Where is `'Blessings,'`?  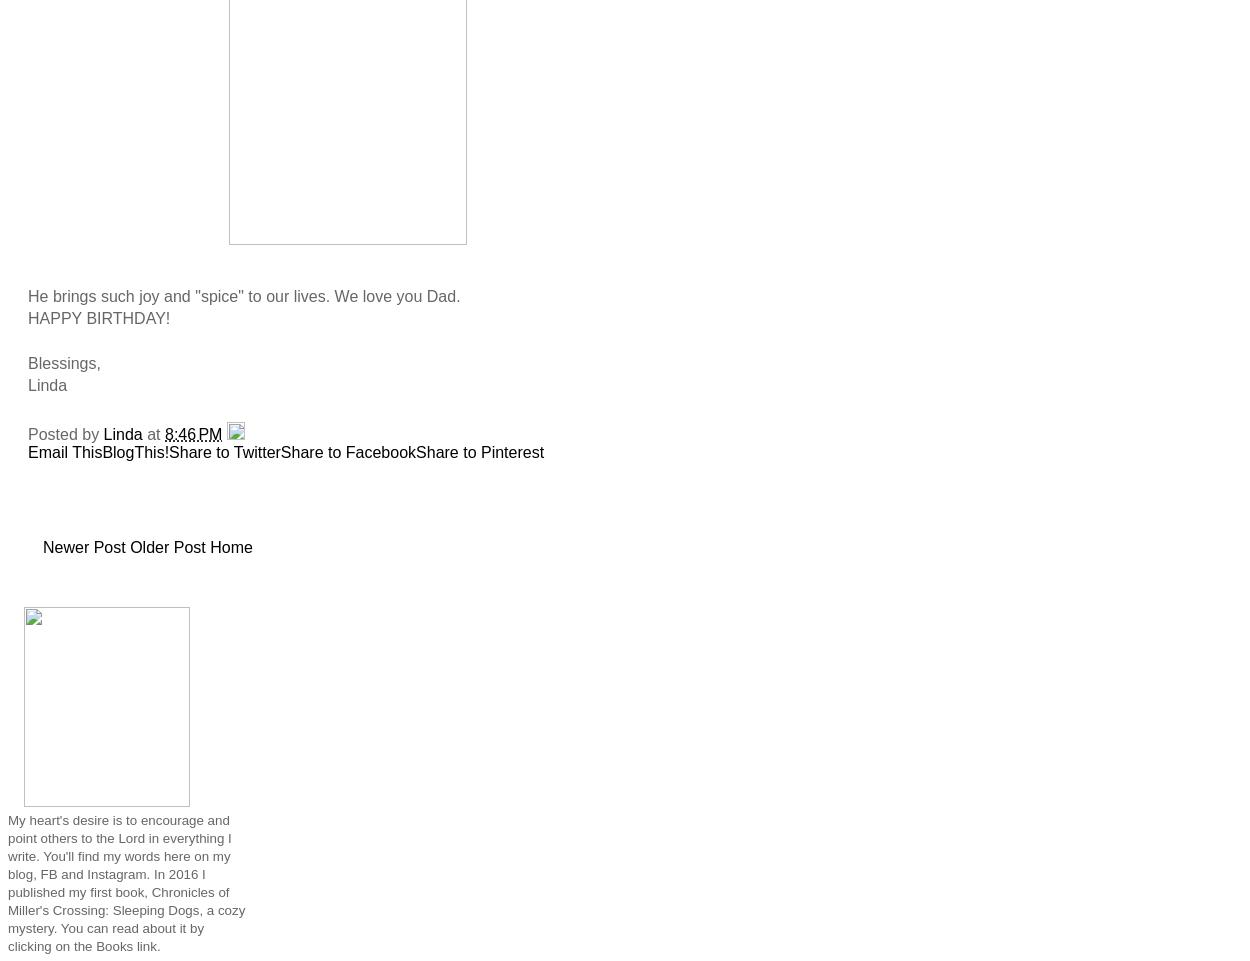
'Blessings,' is located at coordinates (63, 361).